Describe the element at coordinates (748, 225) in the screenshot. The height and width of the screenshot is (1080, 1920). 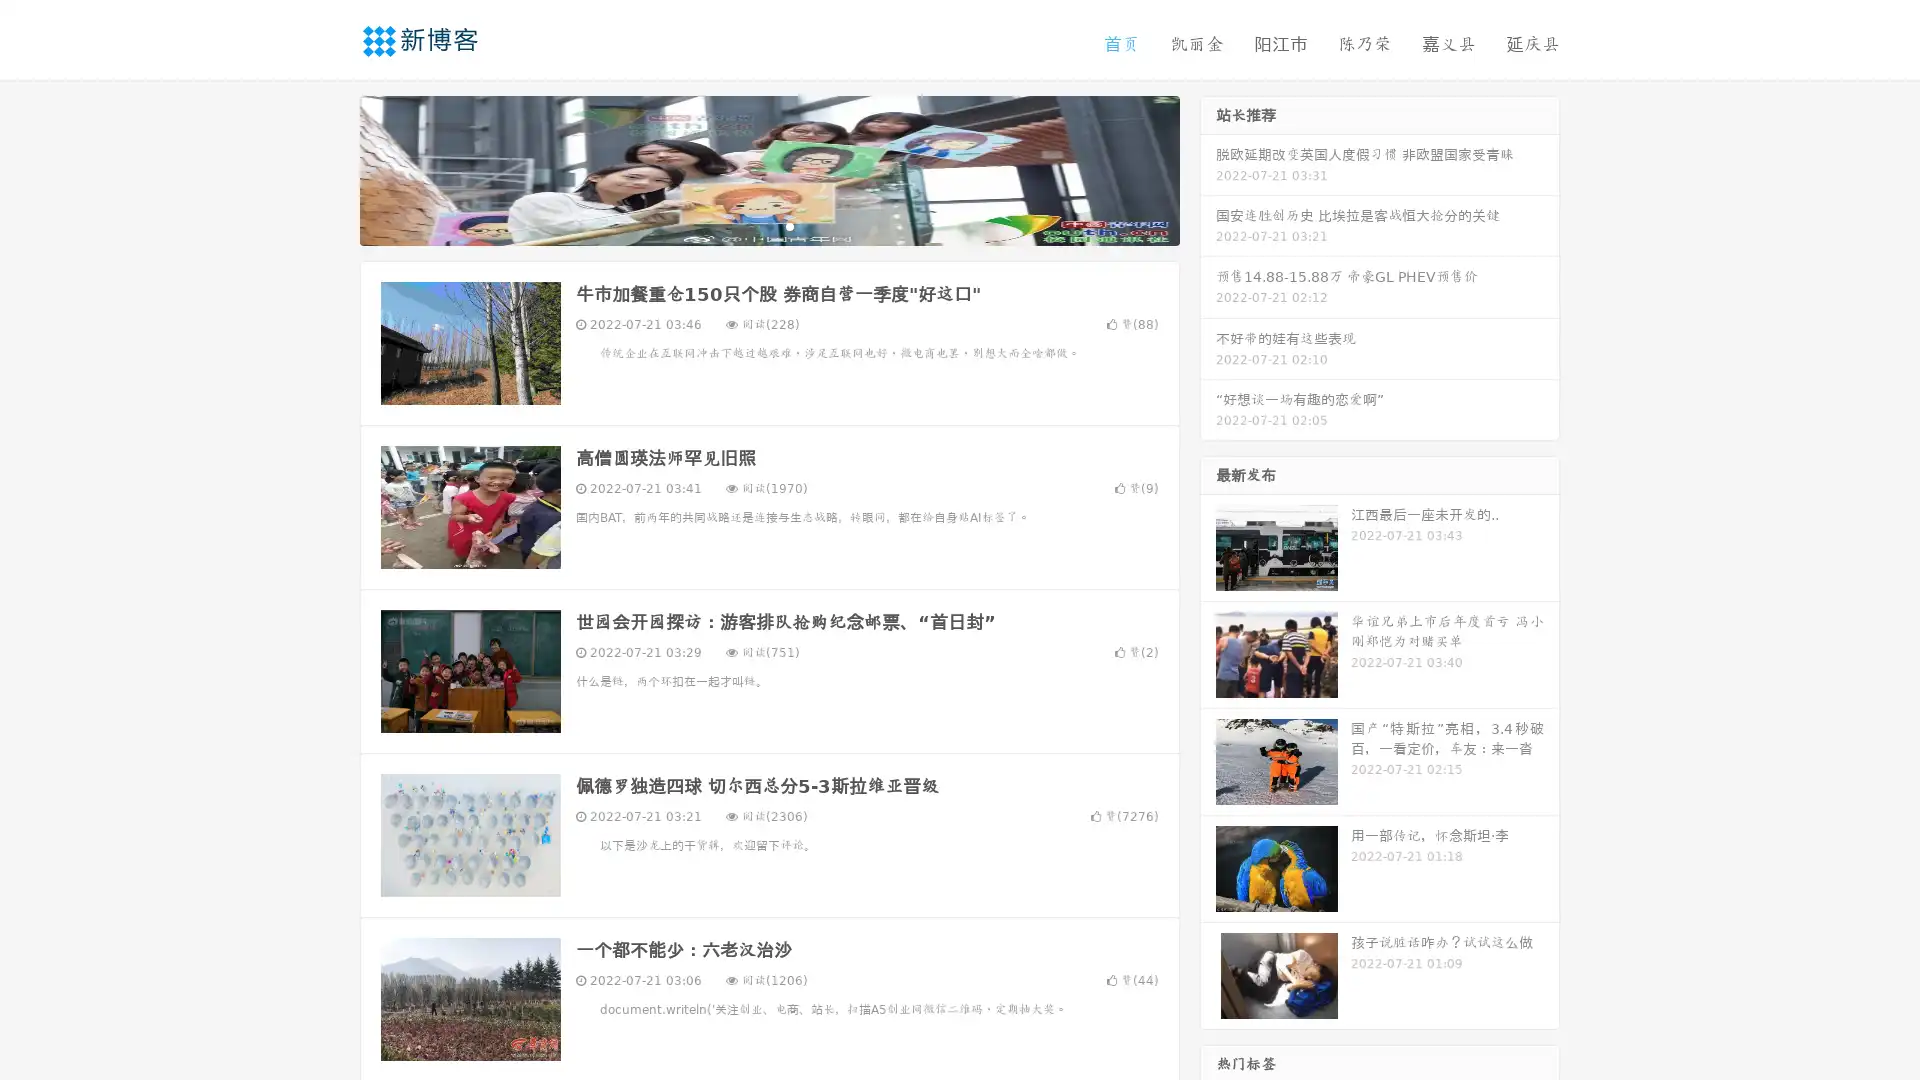
I see `Go to slide 1` at that location.